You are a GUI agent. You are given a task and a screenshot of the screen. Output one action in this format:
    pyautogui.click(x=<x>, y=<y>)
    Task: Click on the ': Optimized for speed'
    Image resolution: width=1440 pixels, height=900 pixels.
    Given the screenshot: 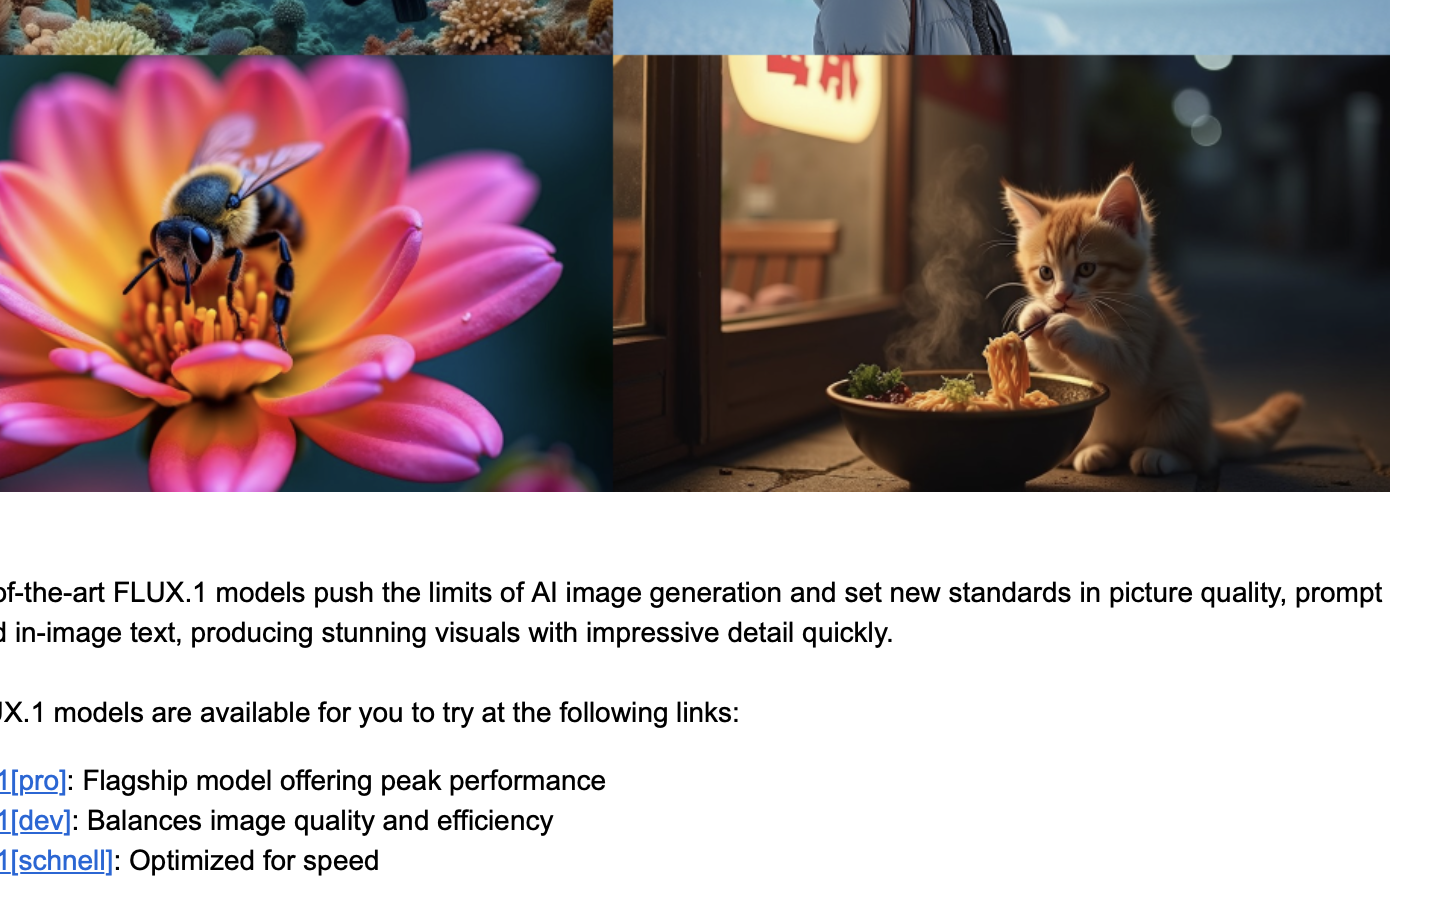 What is the action you would take?
    pyautogui.click(x=244, y=860)
    